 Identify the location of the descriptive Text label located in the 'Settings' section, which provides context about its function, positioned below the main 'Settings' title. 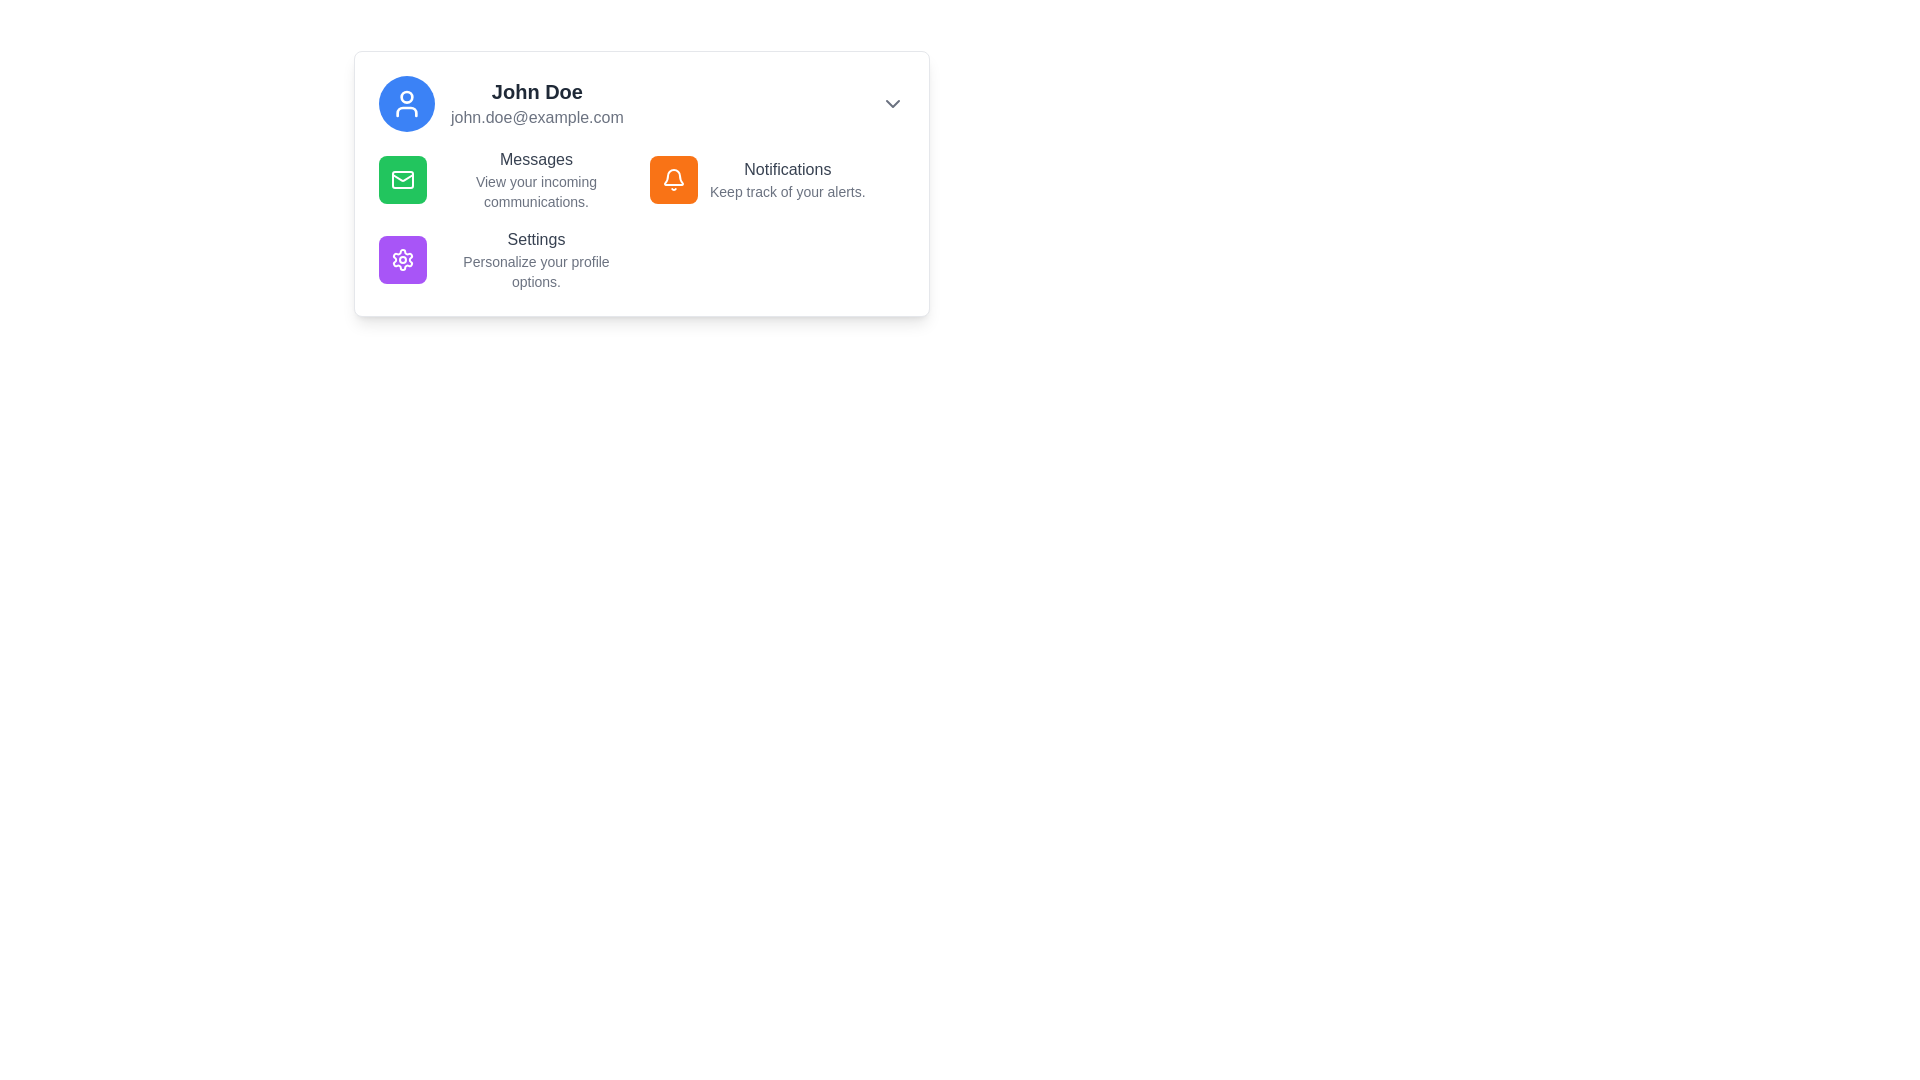
(536, 272).